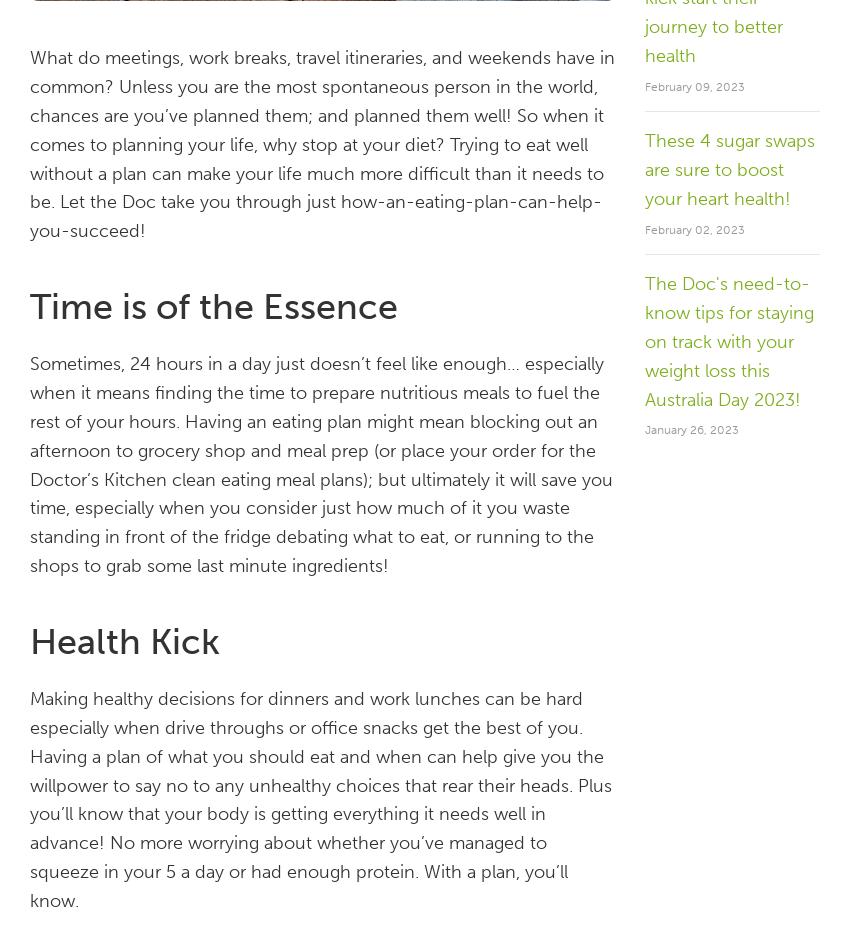 The width and height of the screenshot is (850, 930). What do you see at coordinates (321, 464) in the screenshot?
I see `'Sometimes, 24 hours in a day just doesn’t feel like enough… especially when it means finding the time to prepare nutritious meals to fuel the rest of your hours. Having an eating plan might mean blocking out an afternoon to grocery shop and meal prep (or place your order for the Doctor’s Kitchen clean eating meal plans); but ultimately it will save you time, especially when you consider just how much of it you waste standing in front of the fridge debating what to eat, or running to the shops to grab some last minute ingredients!'` at bounding box center [321, 464].